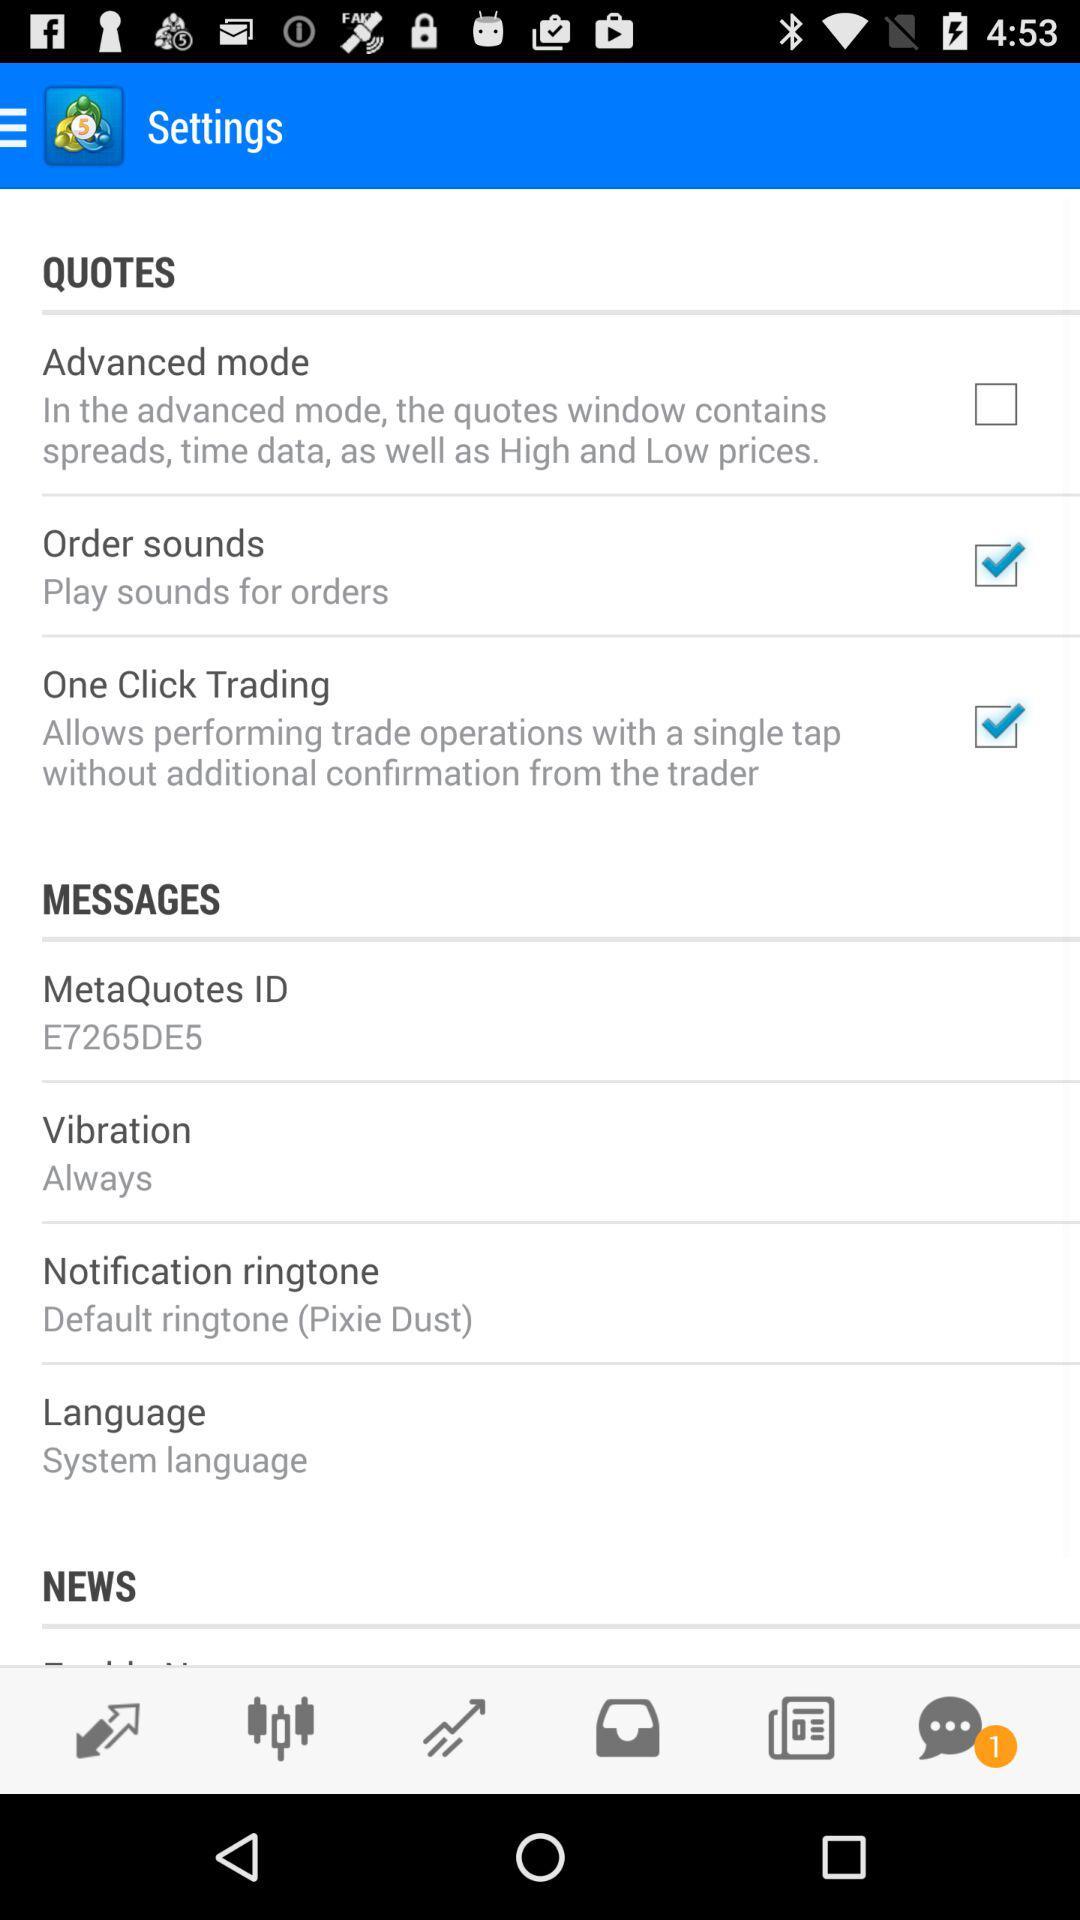 The image size is (1080, 1920). What do you see at coordinates (280, 1848) in the screenshot?
I see `the sliders icon` at bounding box center [280, 1848].